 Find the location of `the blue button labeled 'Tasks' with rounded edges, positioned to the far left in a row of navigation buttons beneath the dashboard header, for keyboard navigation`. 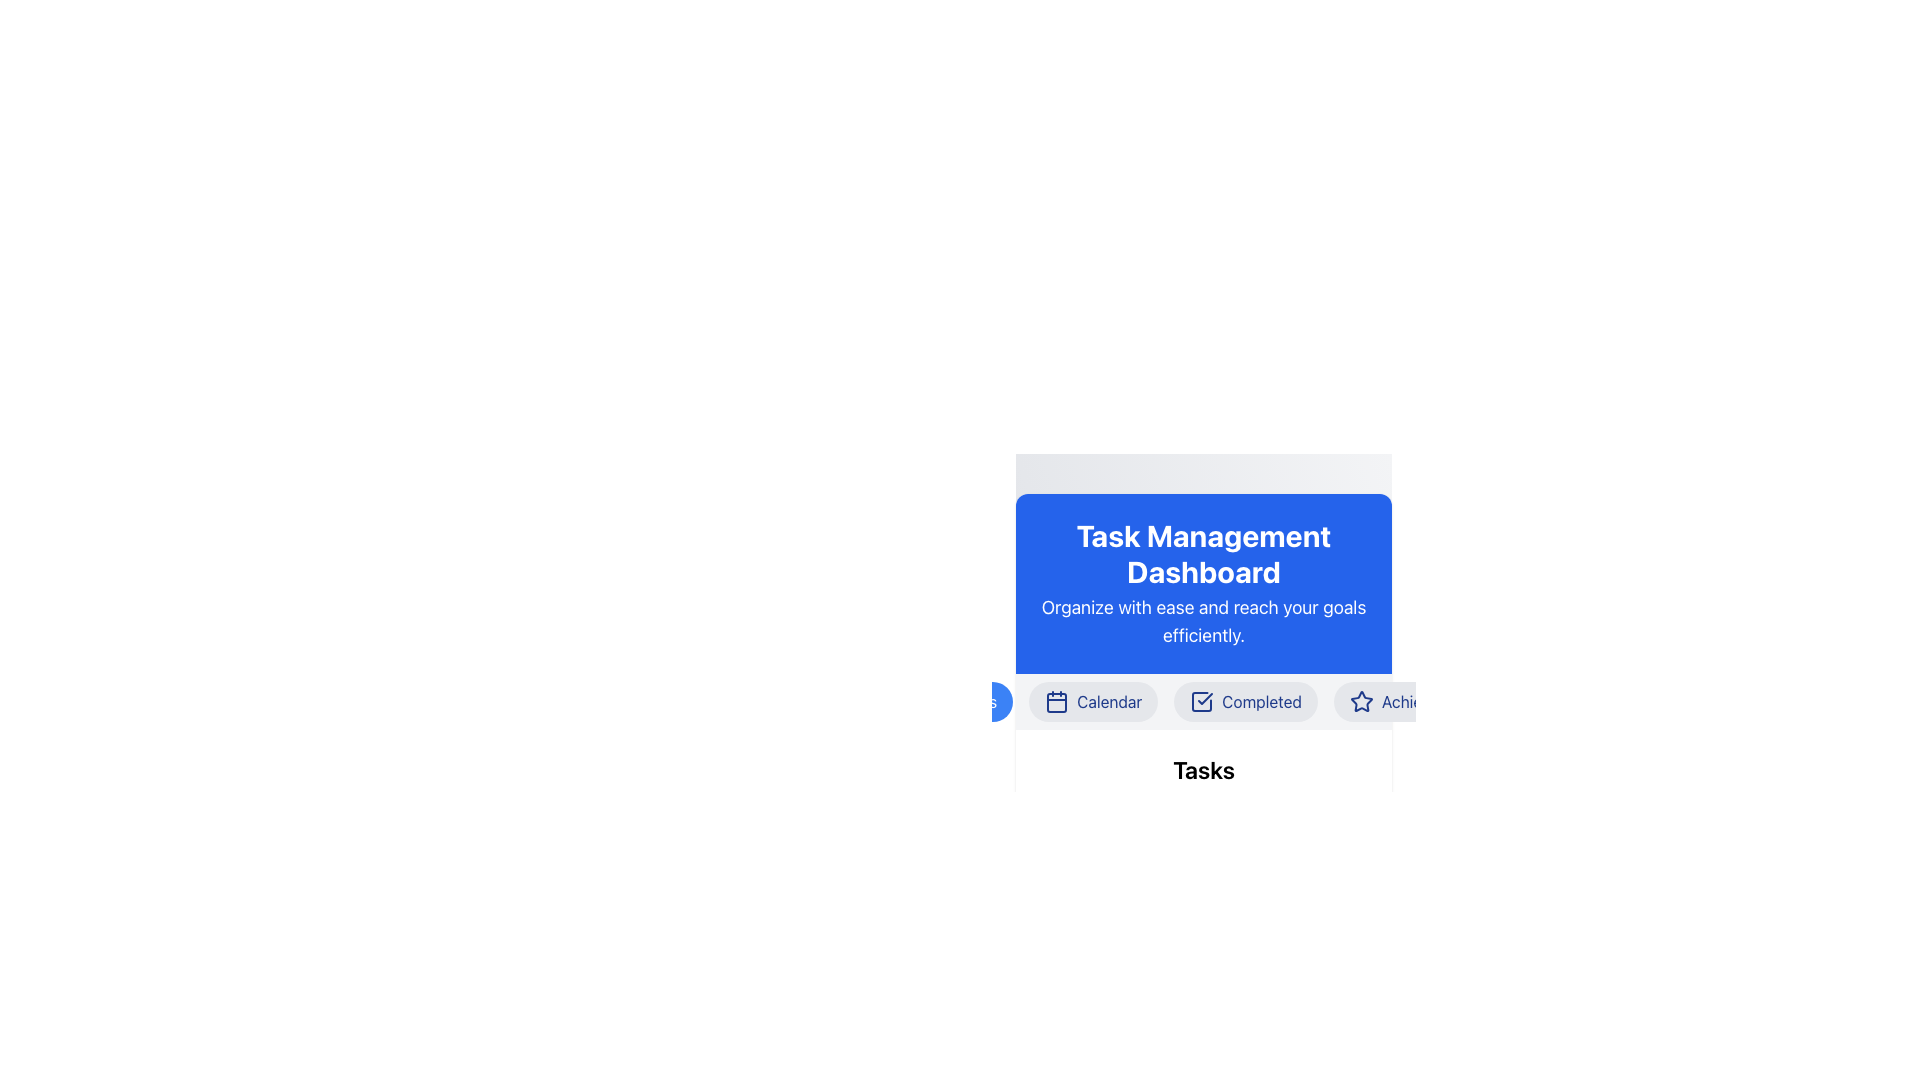

the blue button labeled 'Tasks' with rounded edges, positioned to the far left in a row of navigation buttons beneath the dashboard header, for keyboard navigation is located at coordinates (960, 701).